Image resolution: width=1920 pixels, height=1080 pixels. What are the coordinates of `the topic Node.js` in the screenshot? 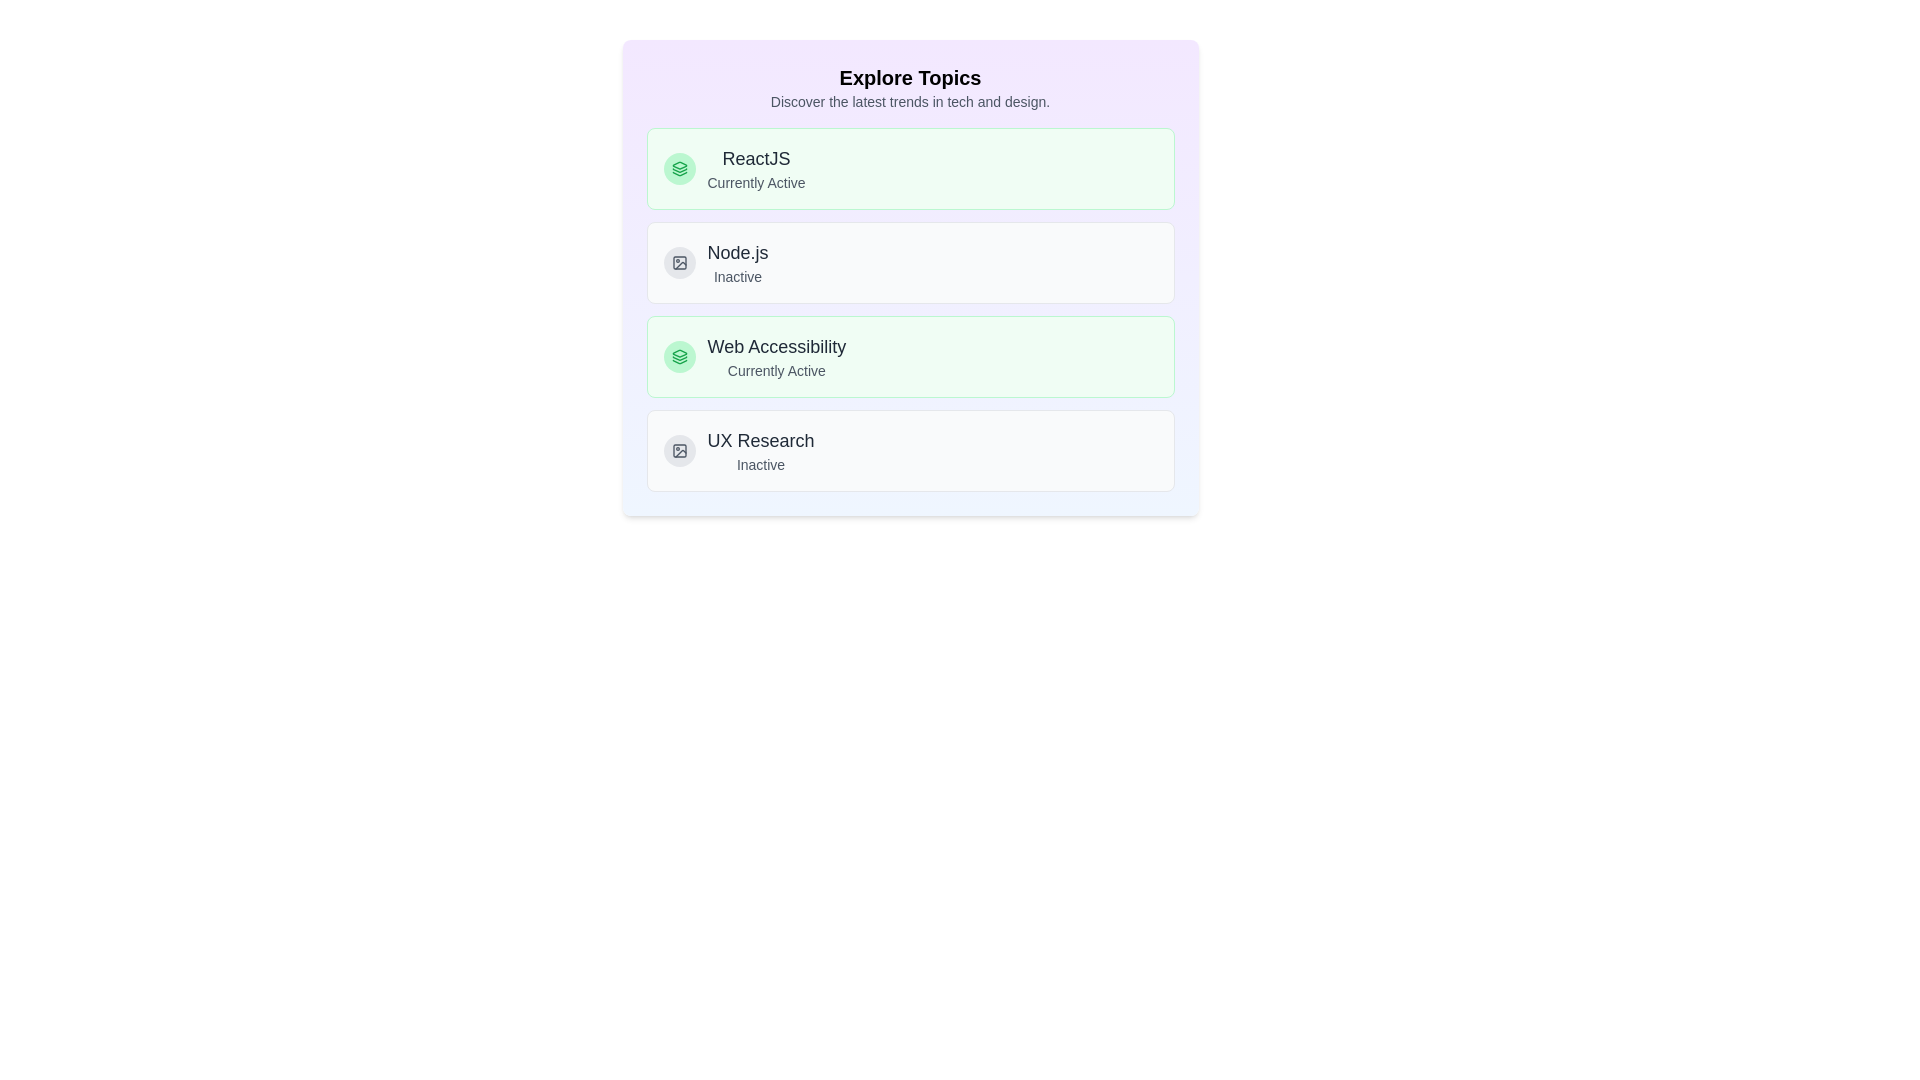 It's located at (909, 261).